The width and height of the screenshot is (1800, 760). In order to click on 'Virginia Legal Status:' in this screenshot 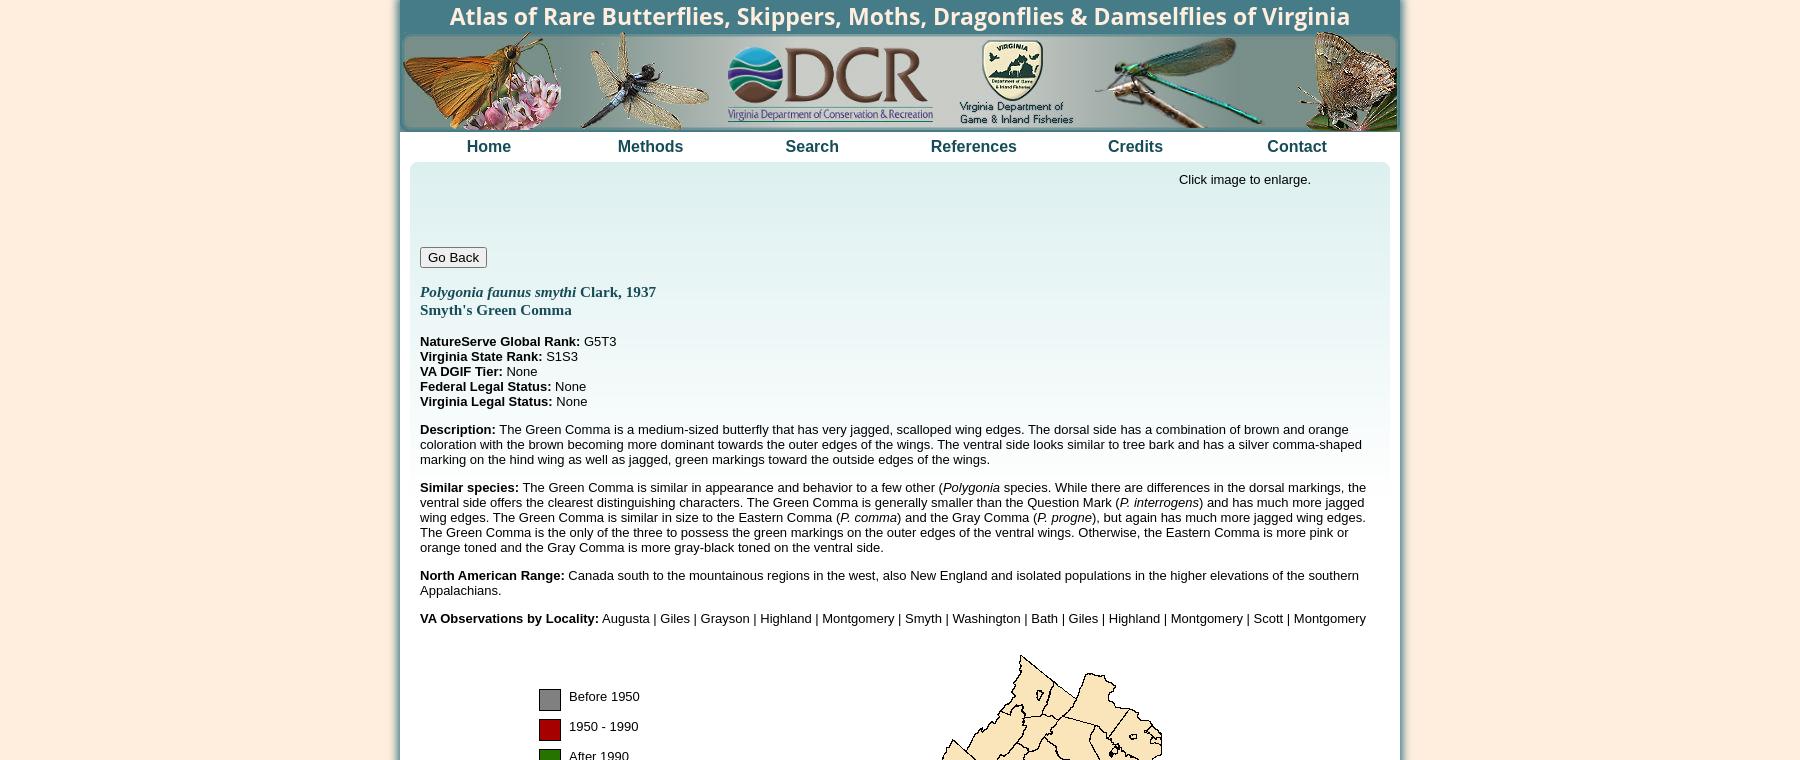, I will do `click(485, 400)`.